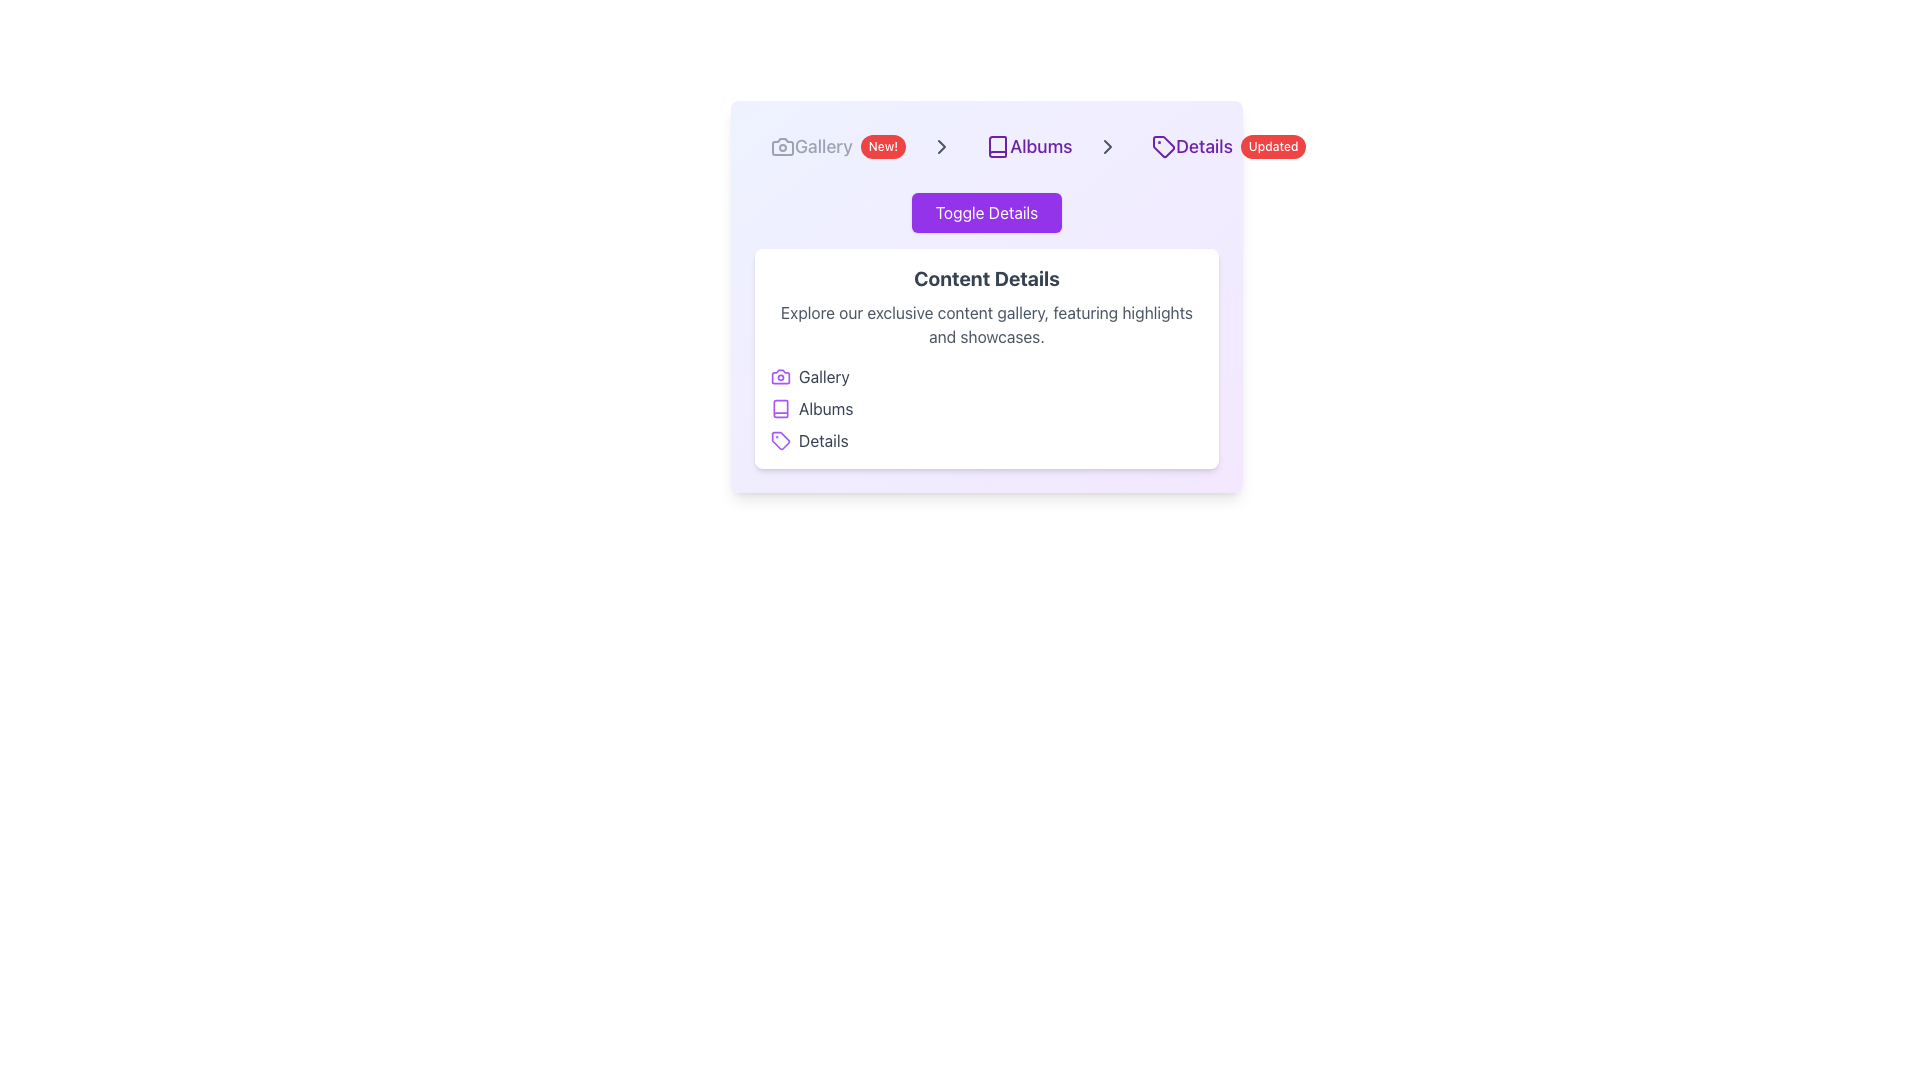 The height and width of the screenshot is (1080, 1920). What do you see at coordinates (940, 145) in the screenshot?
I see `the right-pointing chevron icon in the breadcrumb navigation between 'Albums' and 'Details'` at bounding box center [940, 145].